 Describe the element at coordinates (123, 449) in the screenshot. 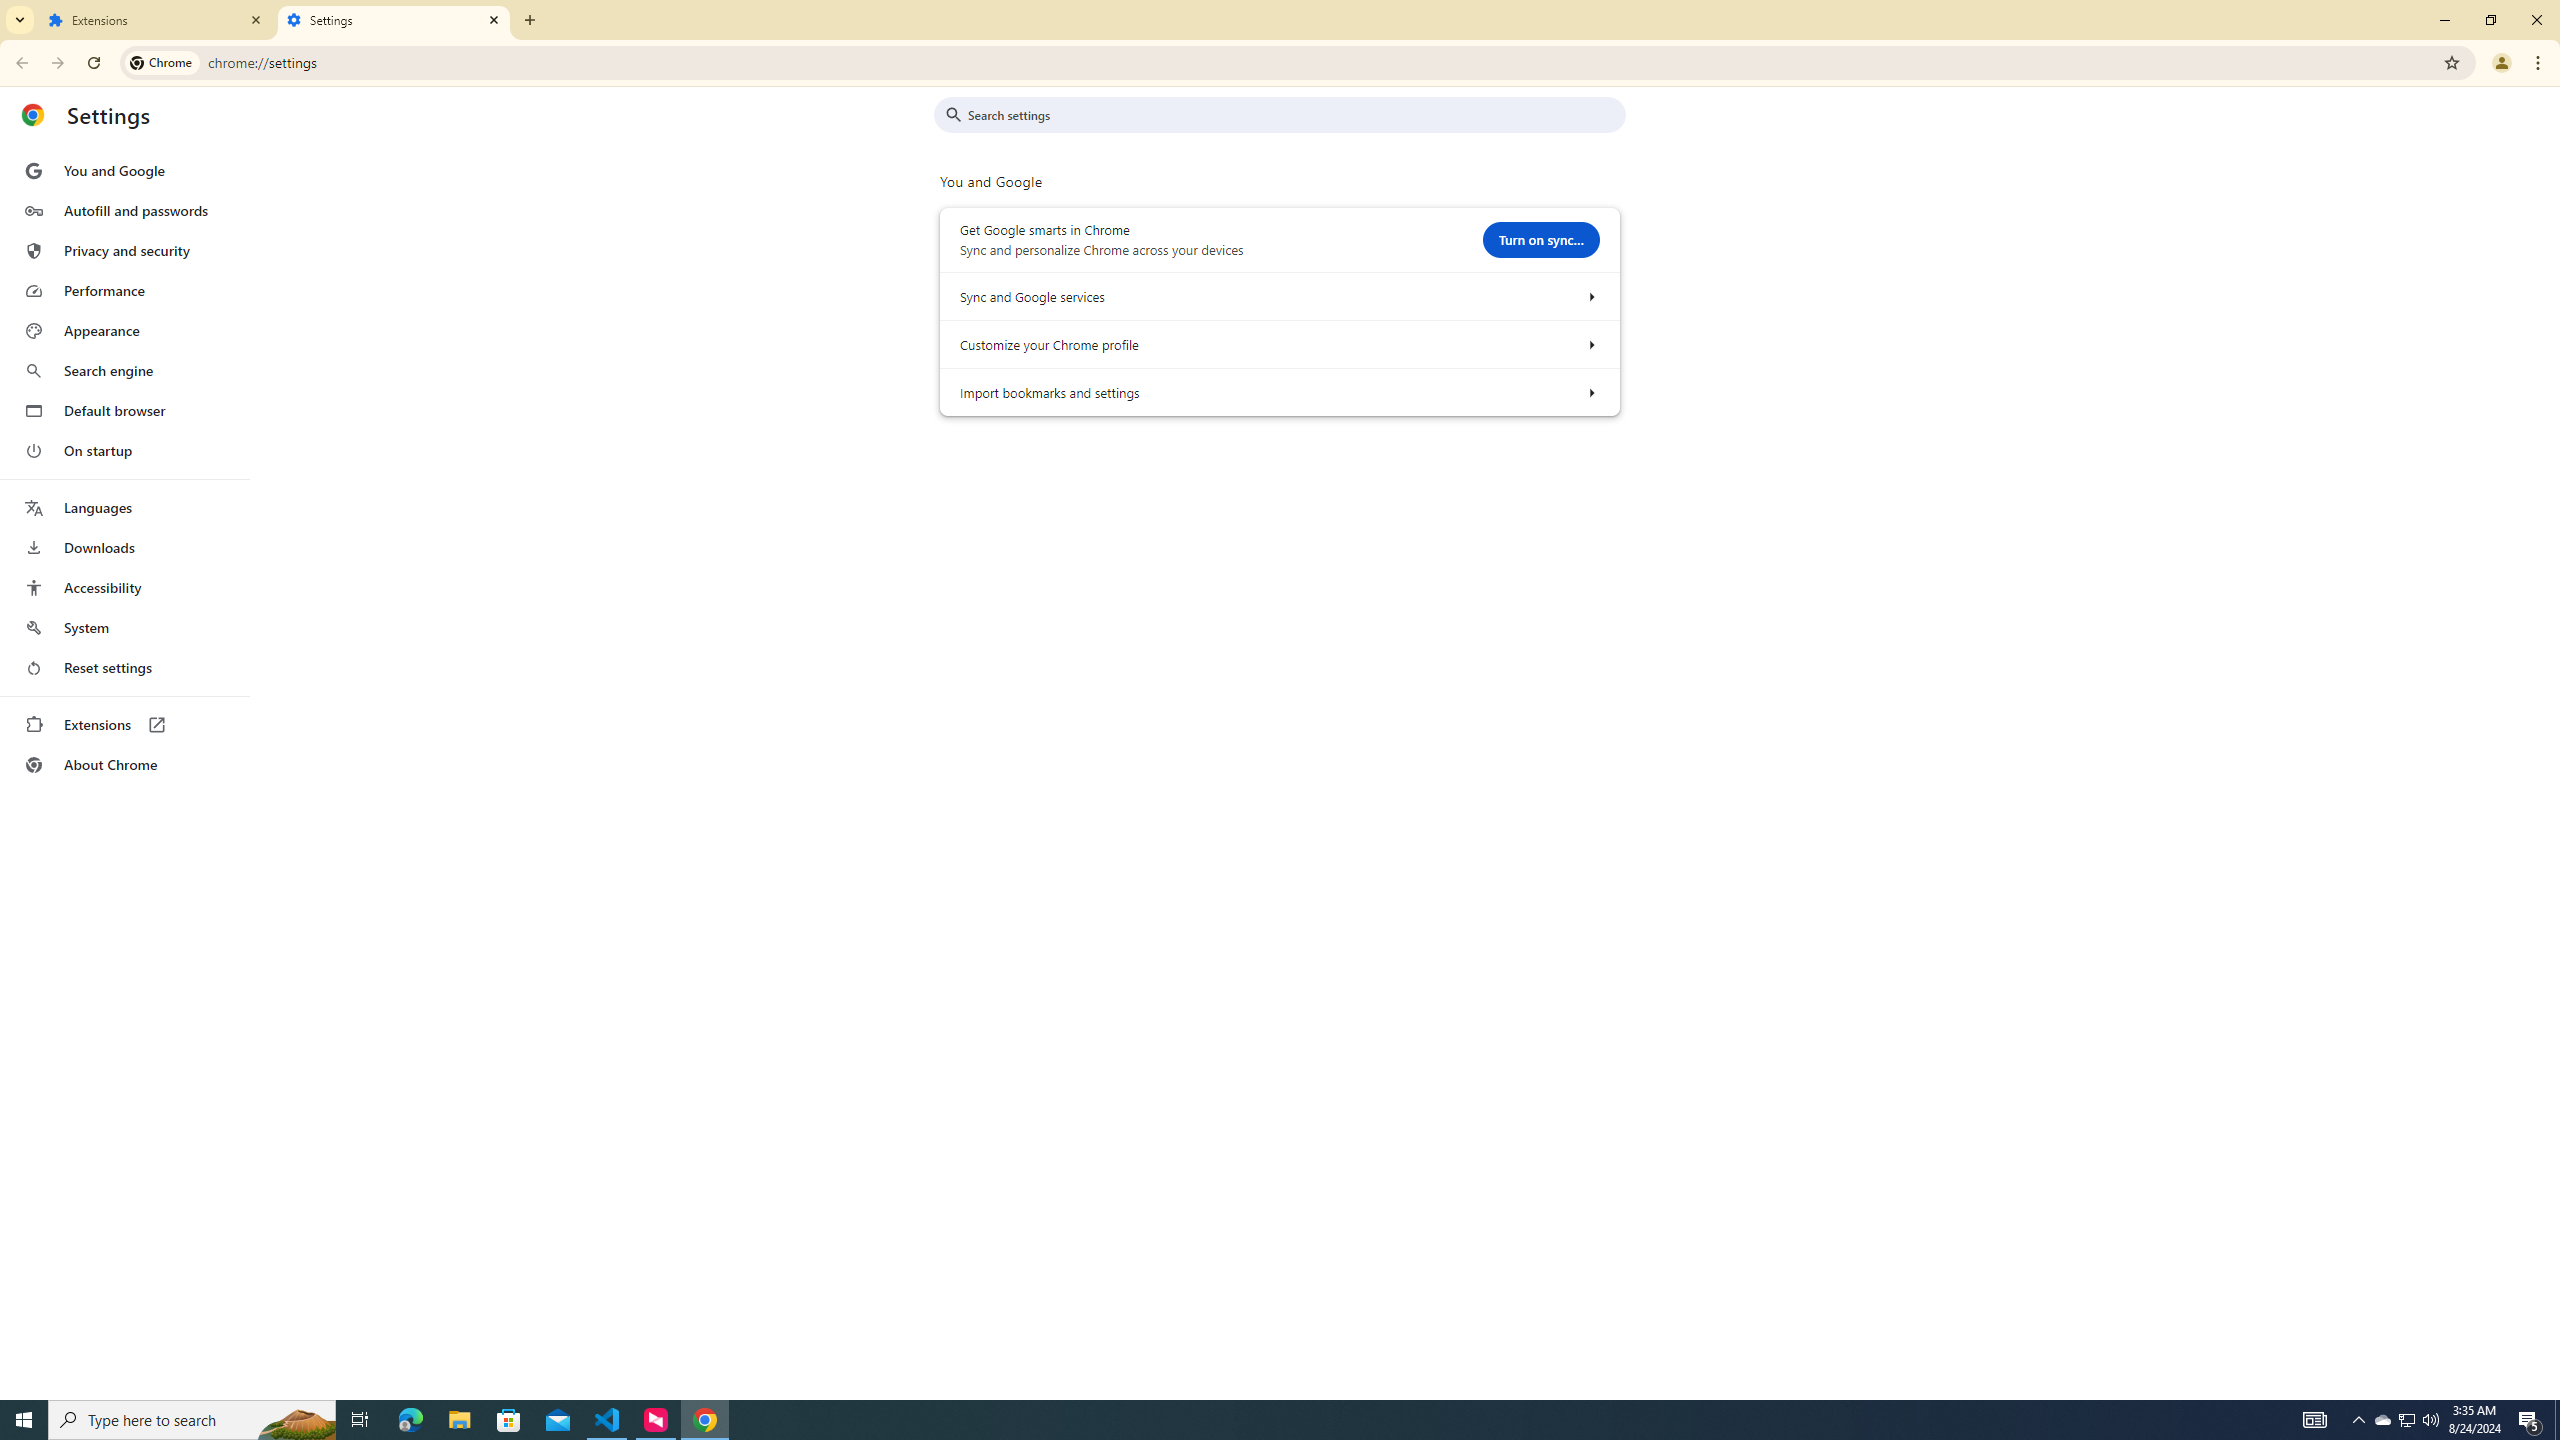

I see `'On startup'` at that location.